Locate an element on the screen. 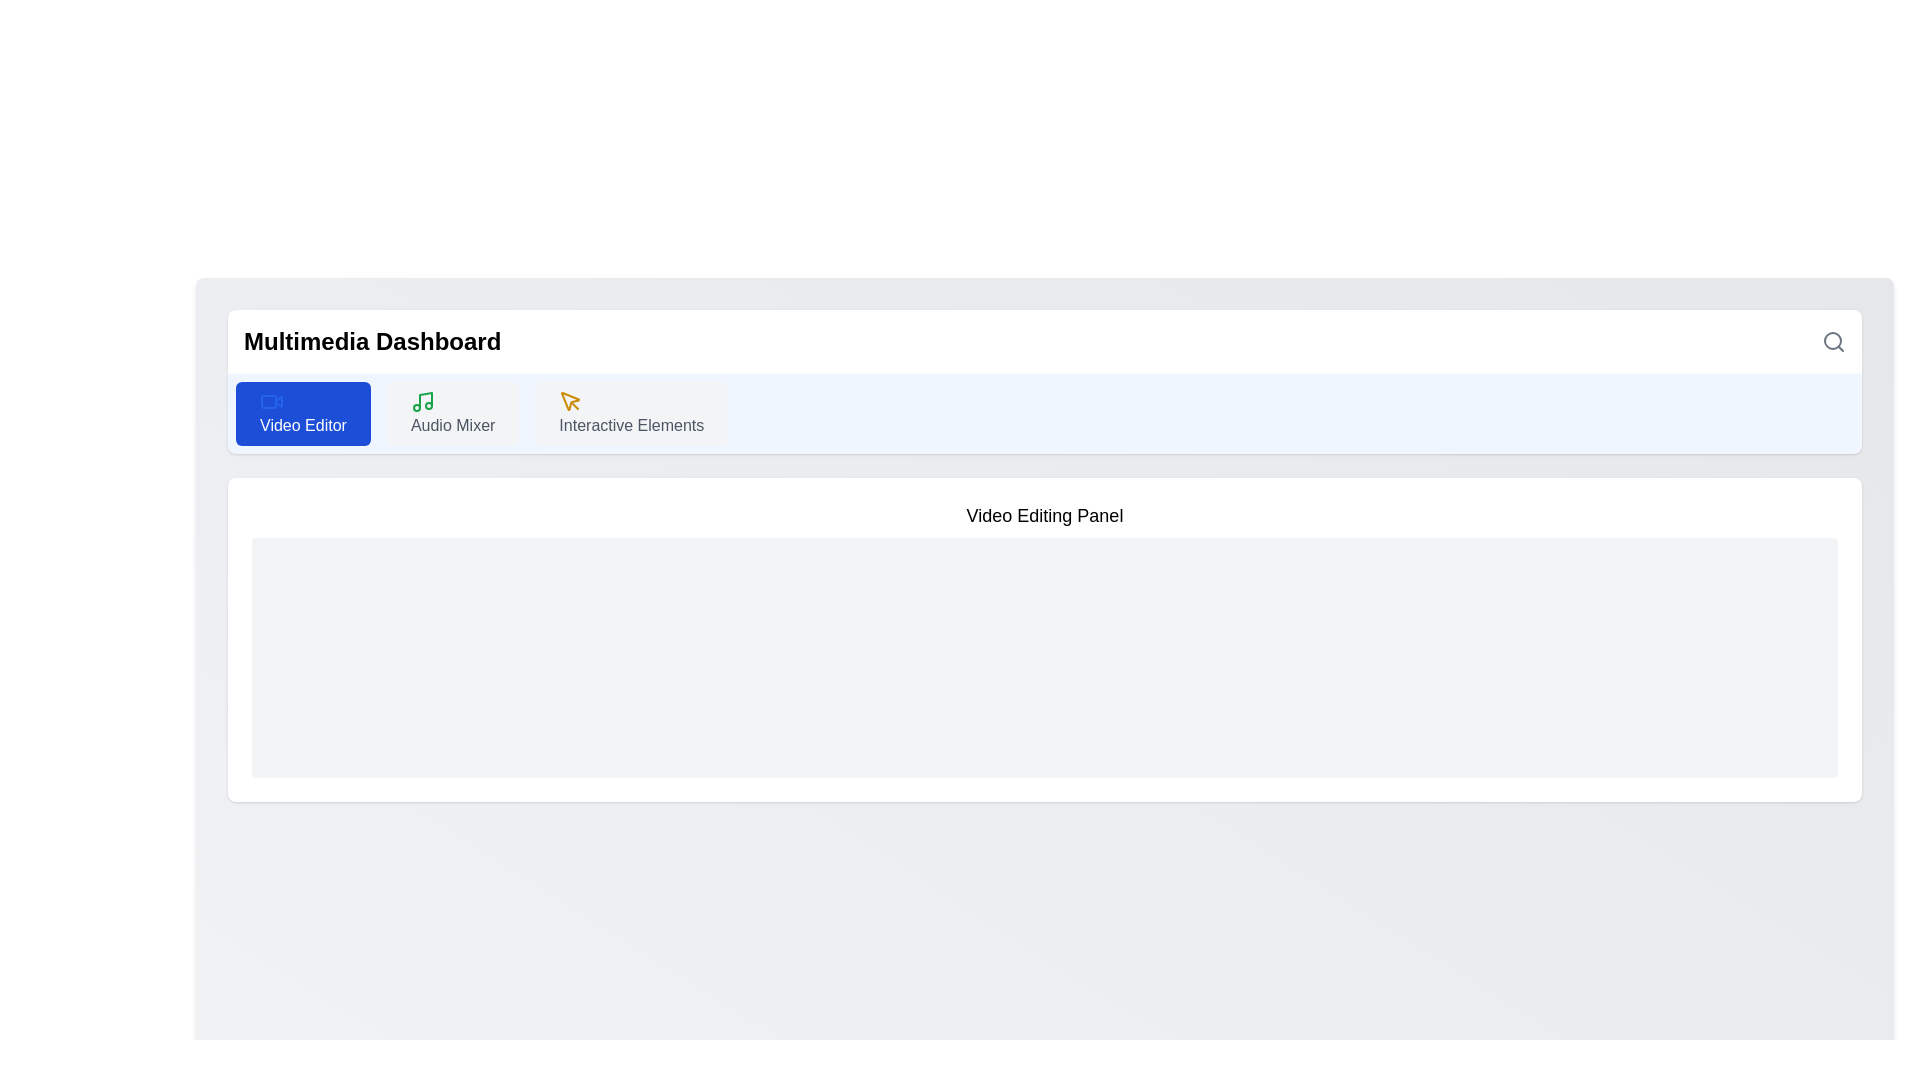  the yellow pointer icon in the 'Interactive Elements' tab of the top navigation, indicating interactivity or pointer actions is located at coordinates (569, 401).